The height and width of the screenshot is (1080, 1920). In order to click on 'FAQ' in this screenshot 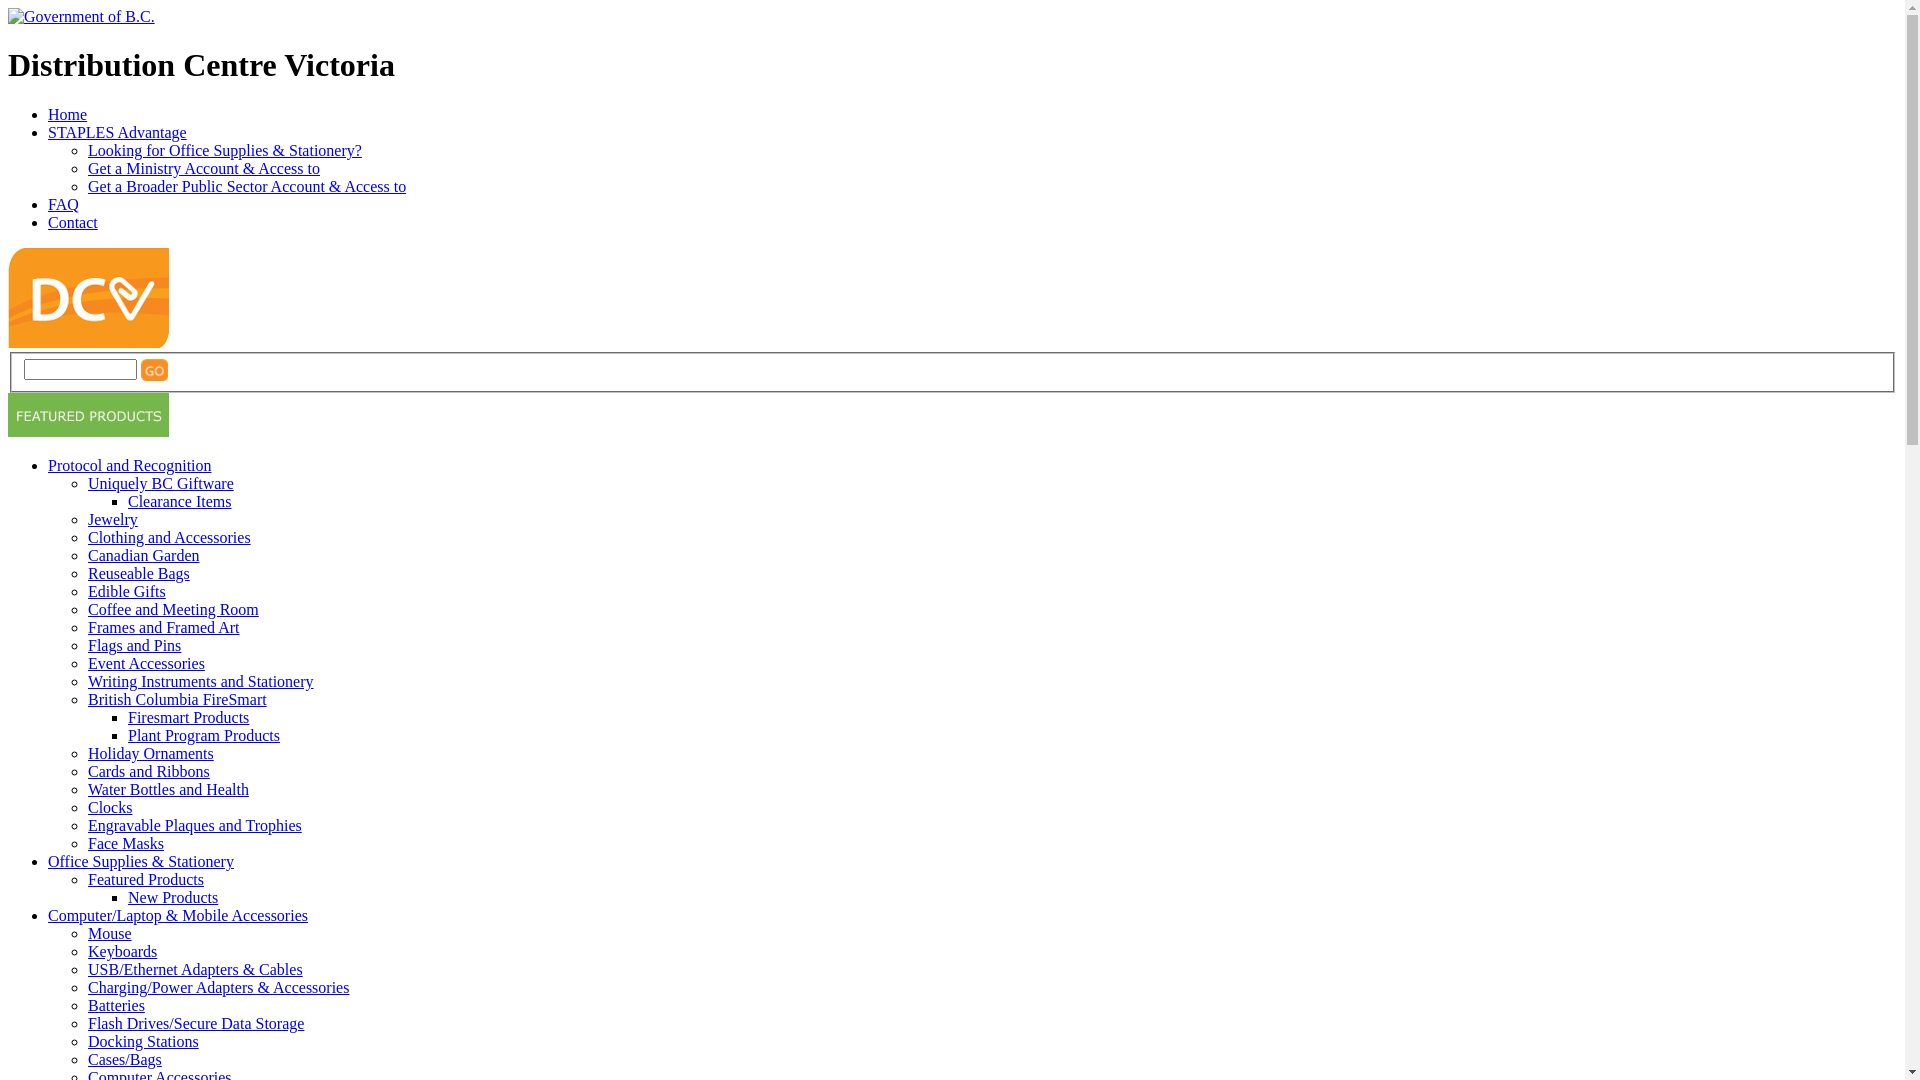, I will do `click(48, 204)`.